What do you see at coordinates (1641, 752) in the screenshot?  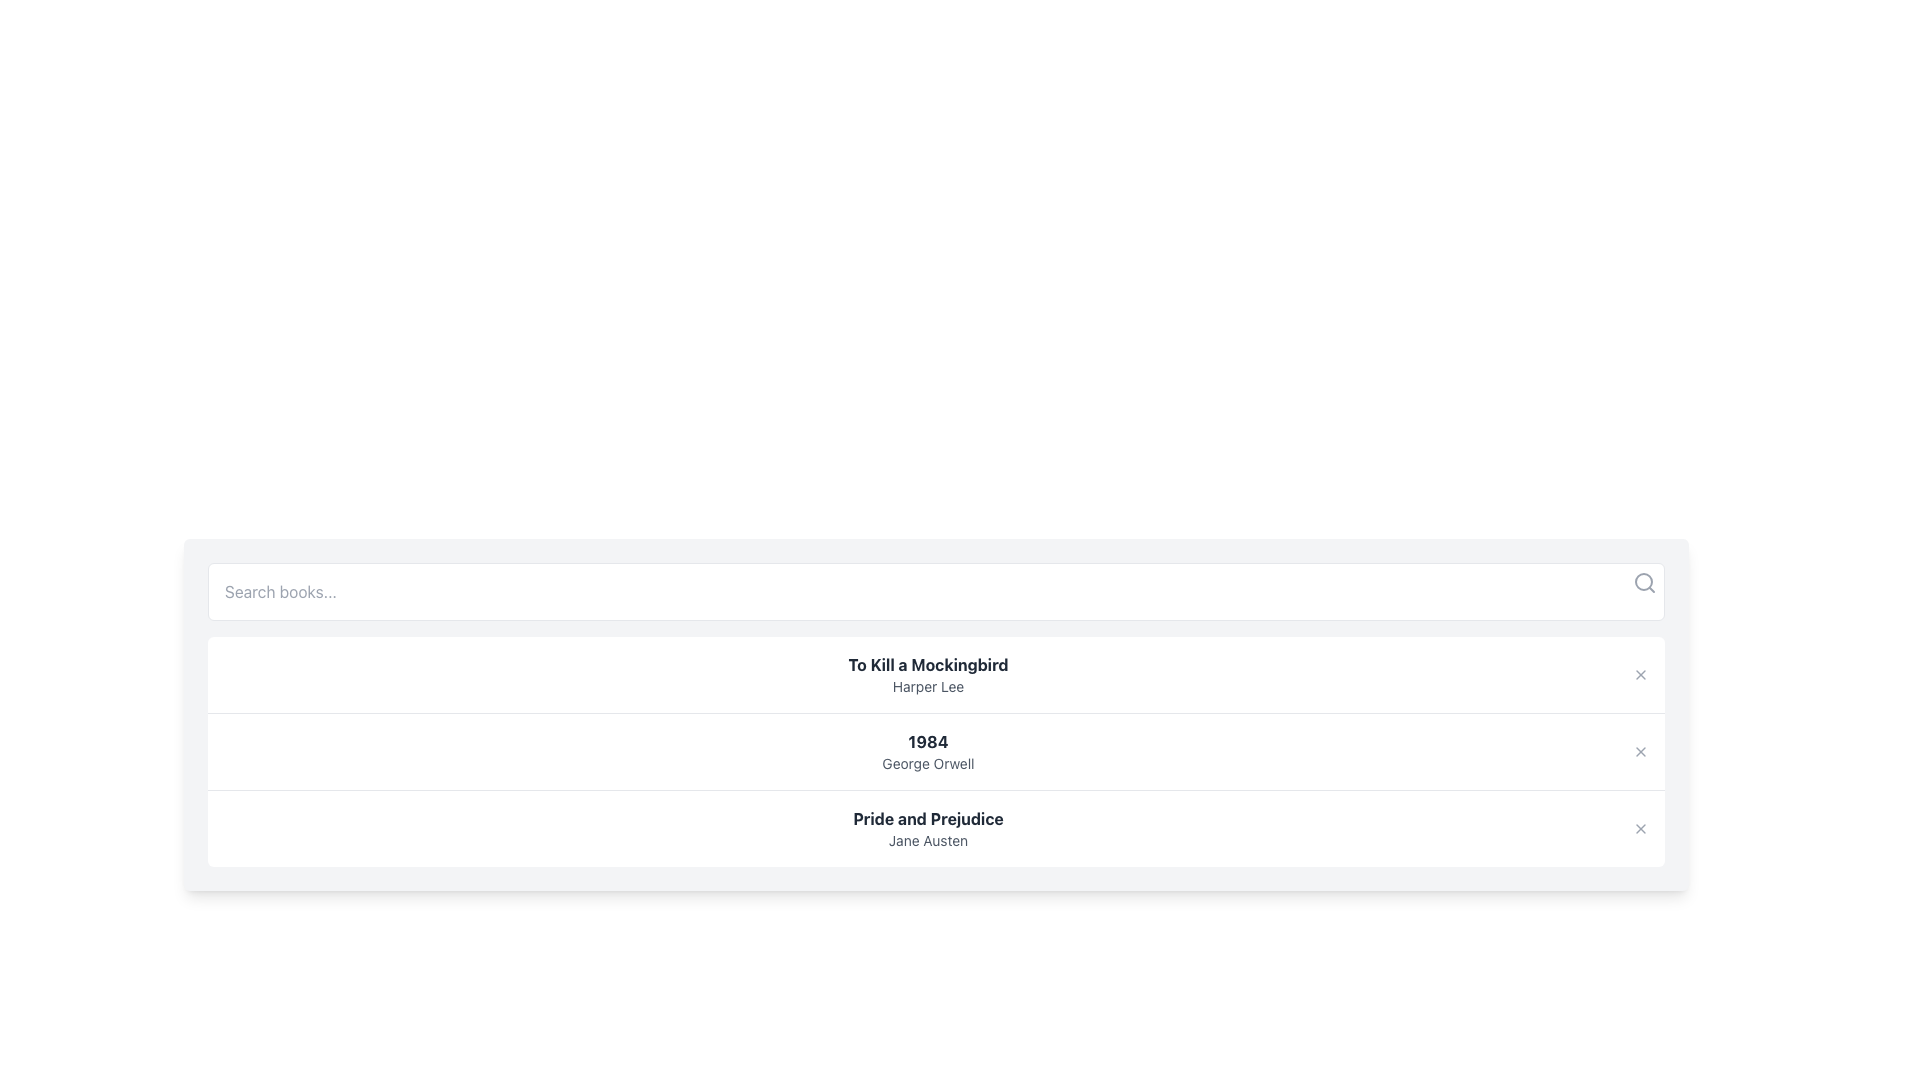 I see `the 'x' icon on the far-right side of the book entry for '1984' by George Orwell` at bounding box center [1641, 752].